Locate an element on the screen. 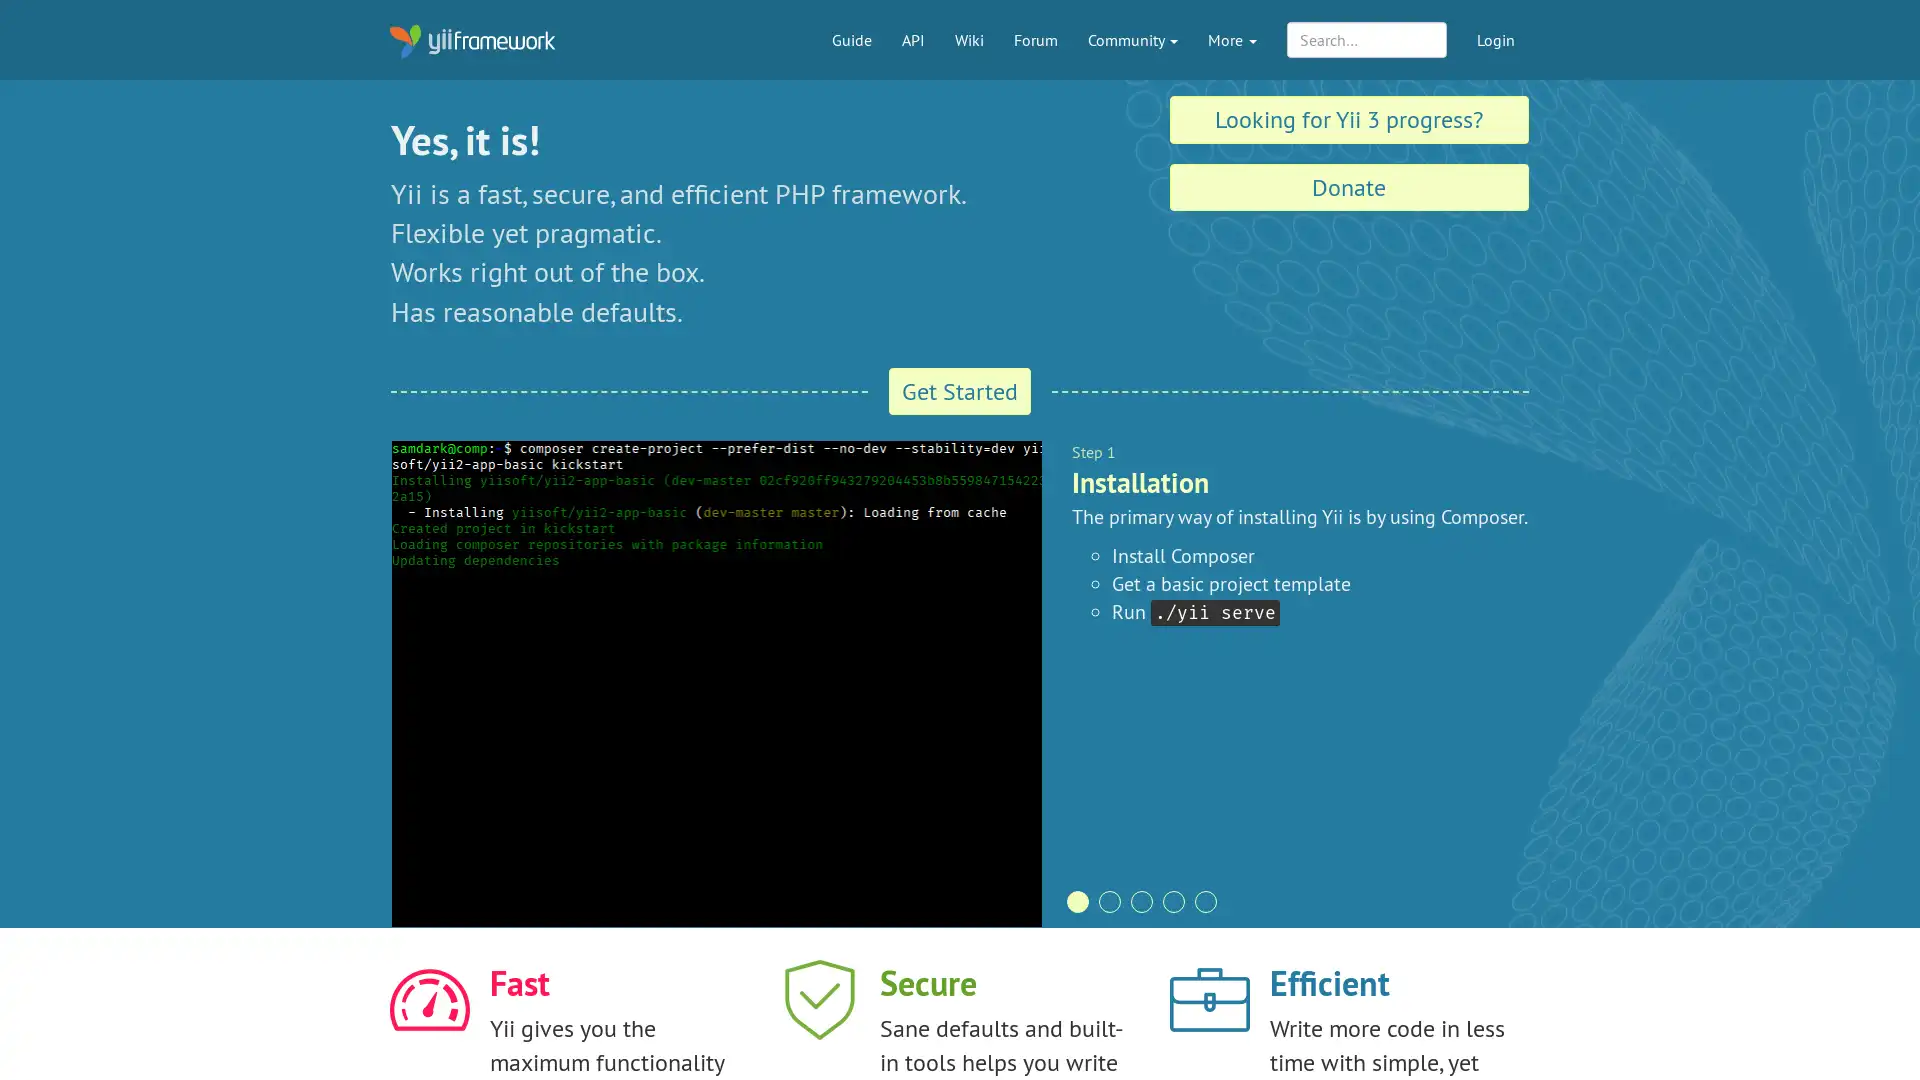  pagination is located at coordinates (1108, 902).